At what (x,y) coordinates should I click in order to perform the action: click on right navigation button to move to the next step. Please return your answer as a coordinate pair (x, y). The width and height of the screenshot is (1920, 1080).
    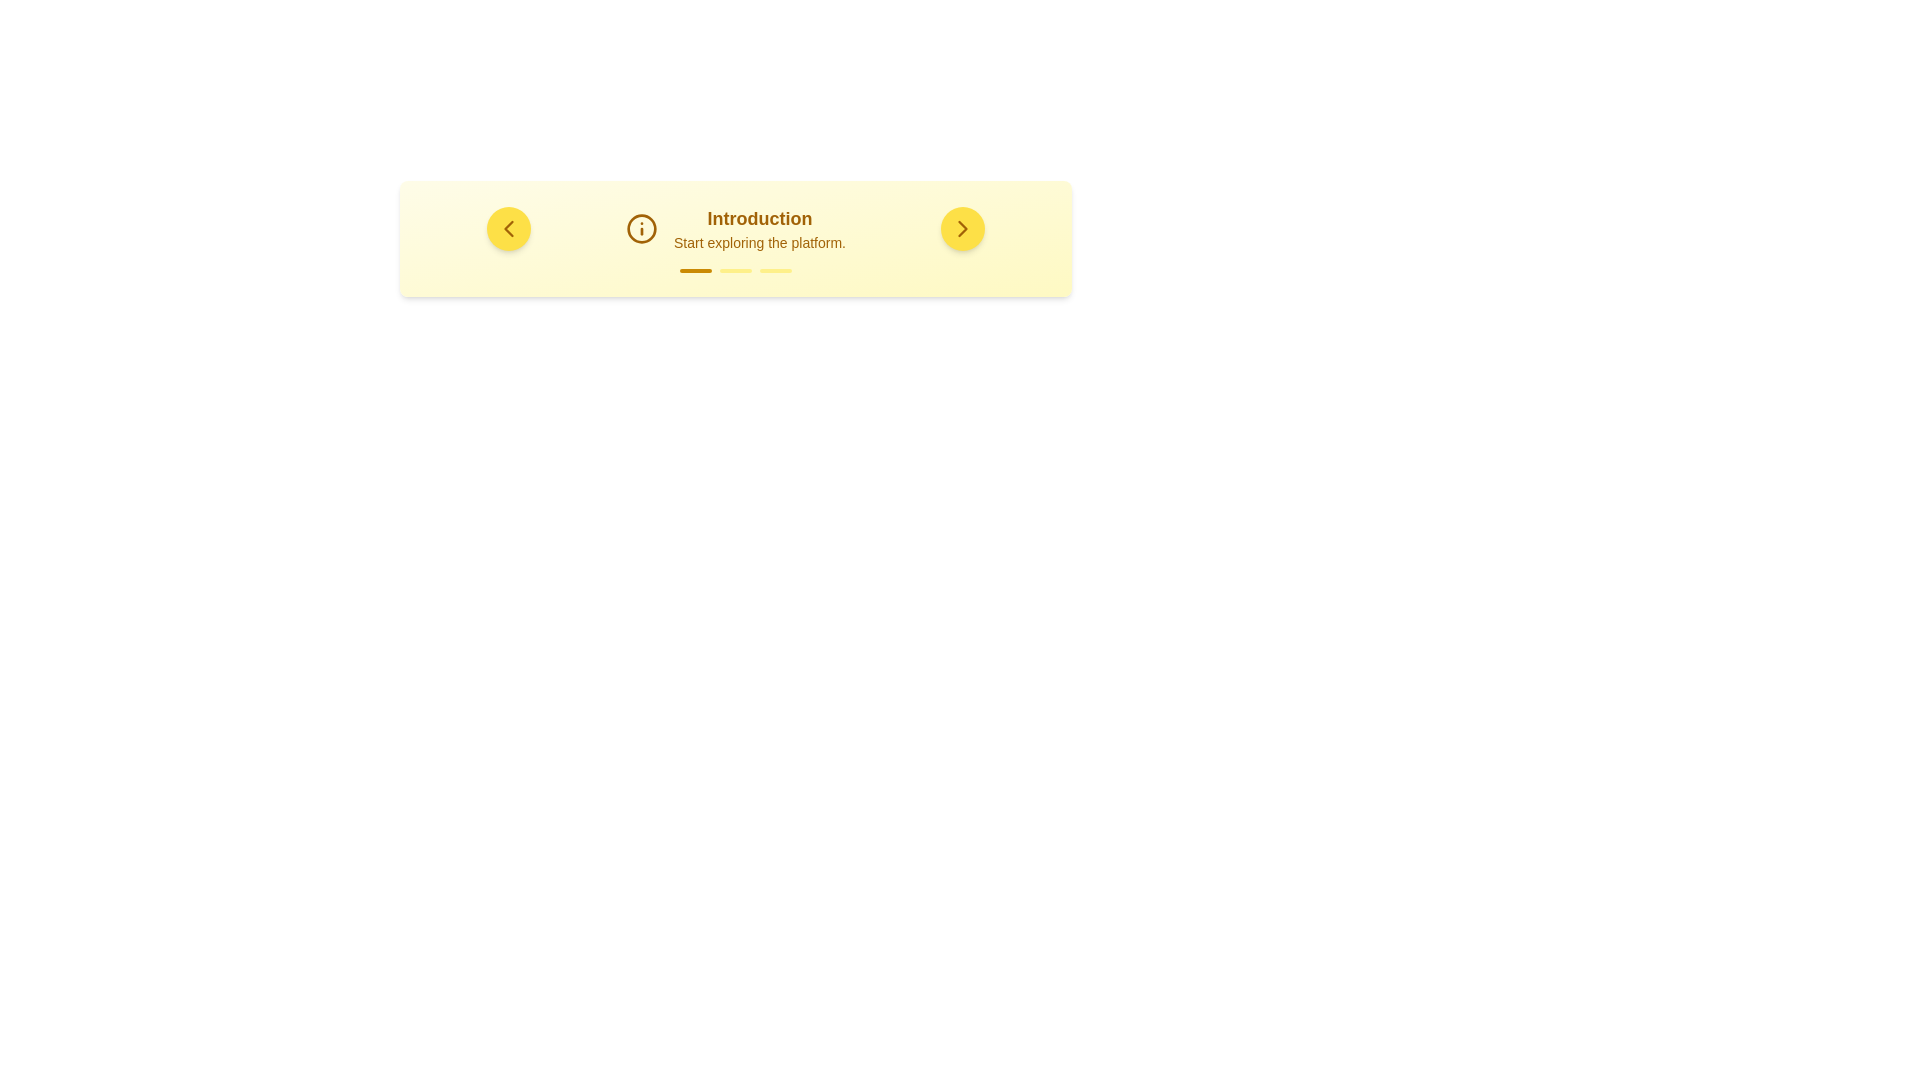
    Looking at the image, I should click on (963, 227).